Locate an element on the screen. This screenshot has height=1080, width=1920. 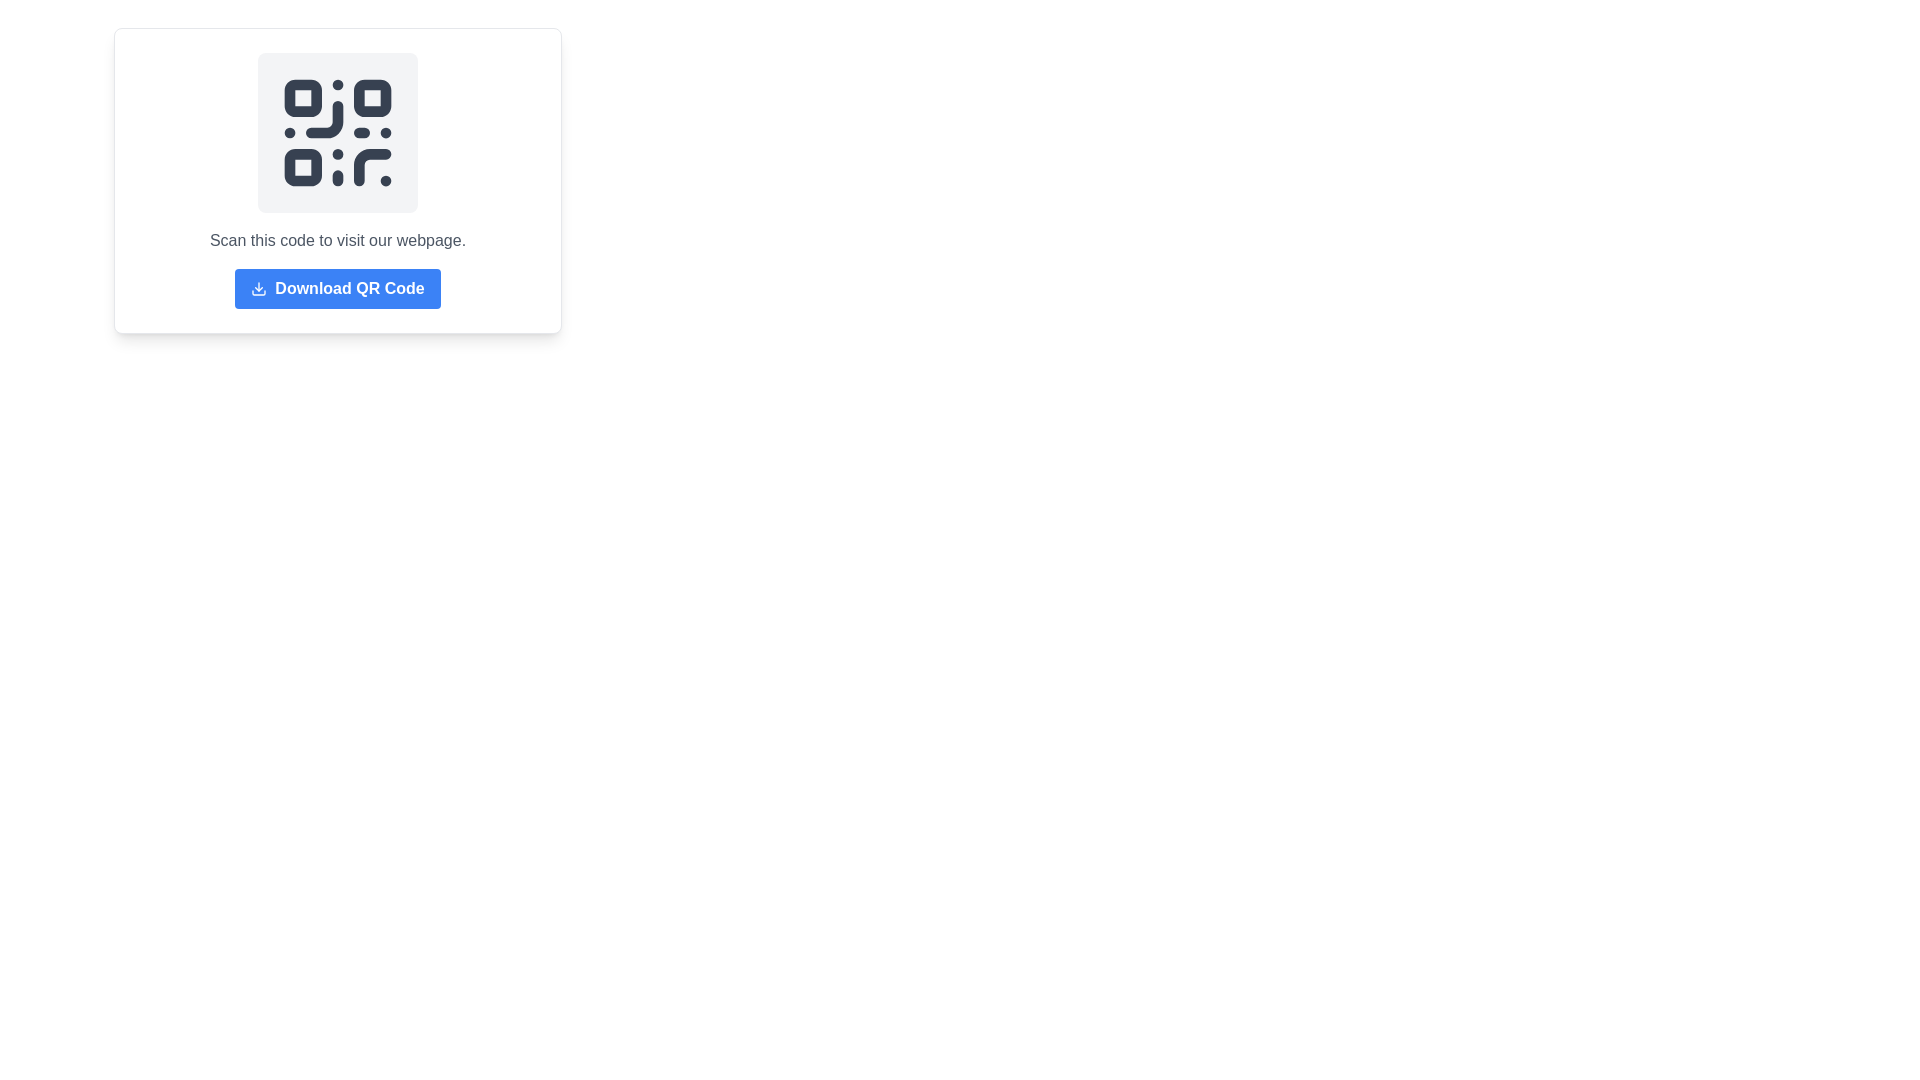
the Decorative element located in the top-left corner of the QR code, which serves as part of its structure and is visually distinct is located at coordinates (302, 98).